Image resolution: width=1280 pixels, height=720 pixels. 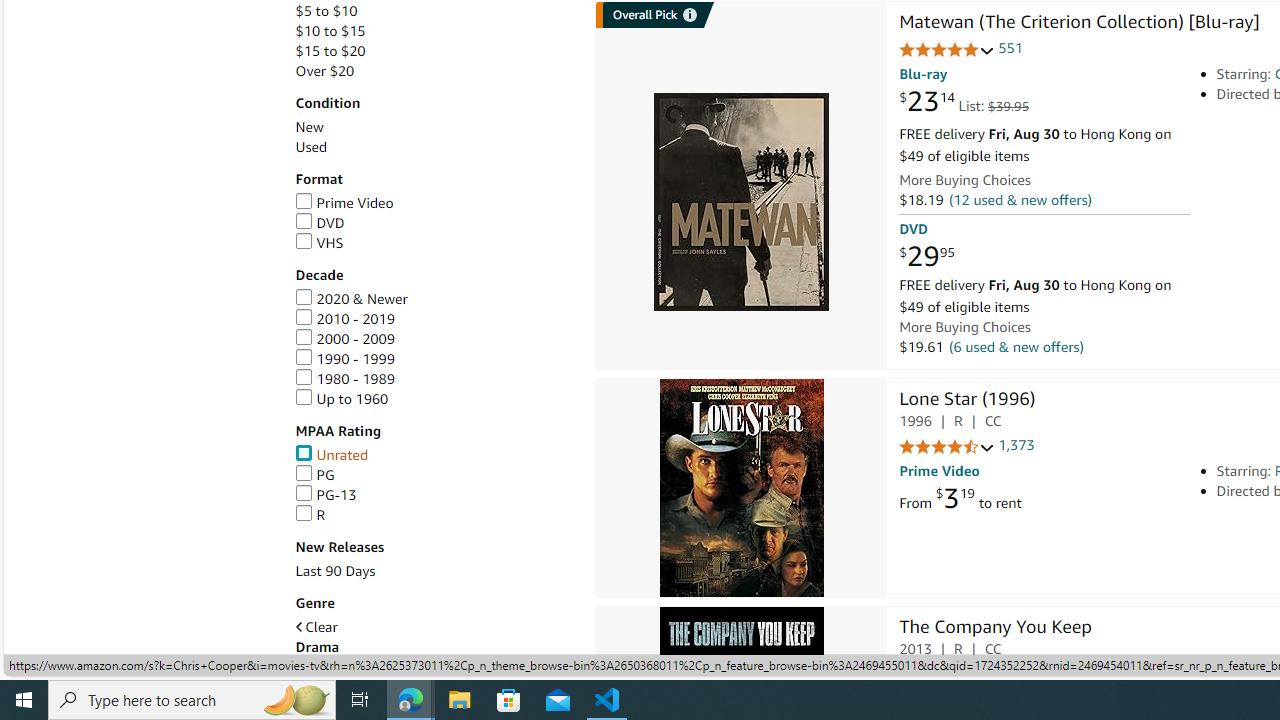 I want to click on 'Blu-ray', so click(x=922, y=73).